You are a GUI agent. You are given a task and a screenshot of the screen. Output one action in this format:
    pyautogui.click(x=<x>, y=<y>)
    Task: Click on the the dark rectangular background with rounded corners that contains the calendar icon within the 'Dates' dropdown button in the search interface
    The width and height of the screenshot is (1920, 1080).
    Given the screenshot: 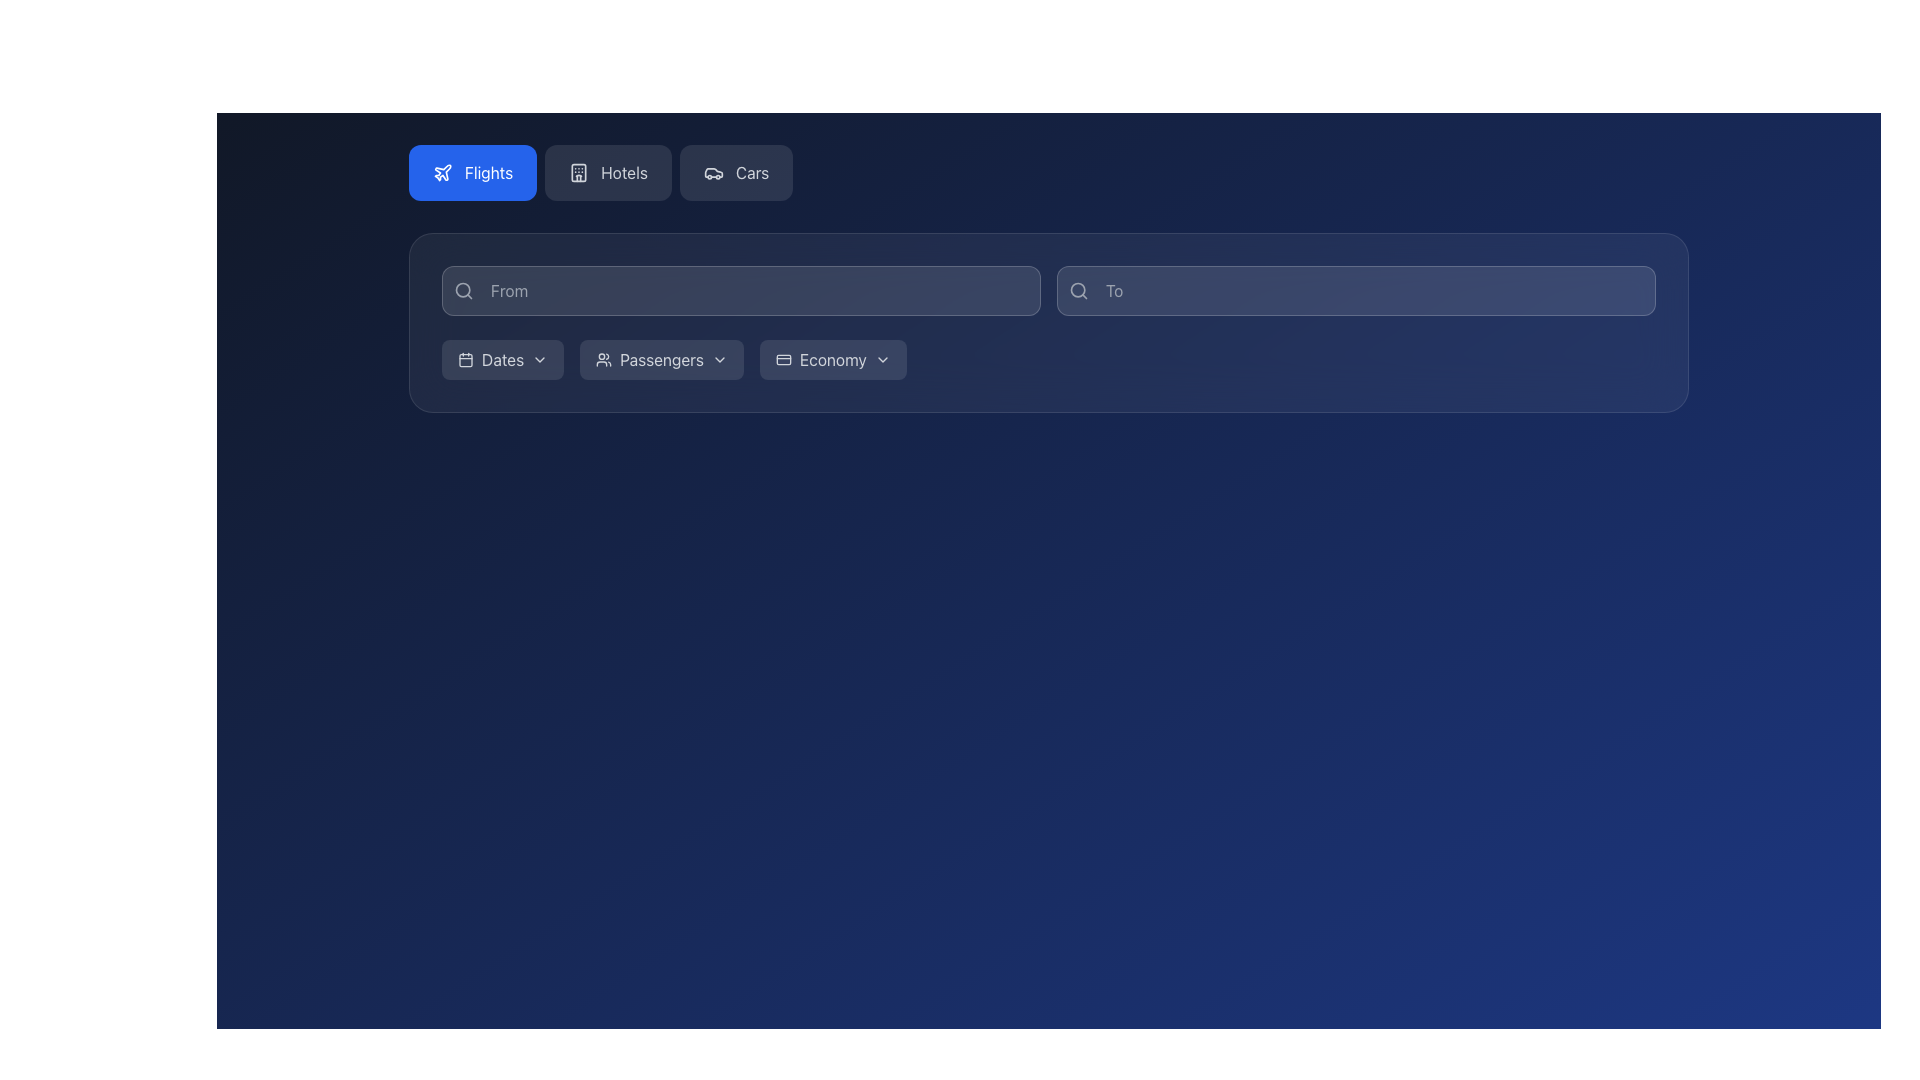 What is the action you would take?
    pyautogui.click(x=464, y=358)
    